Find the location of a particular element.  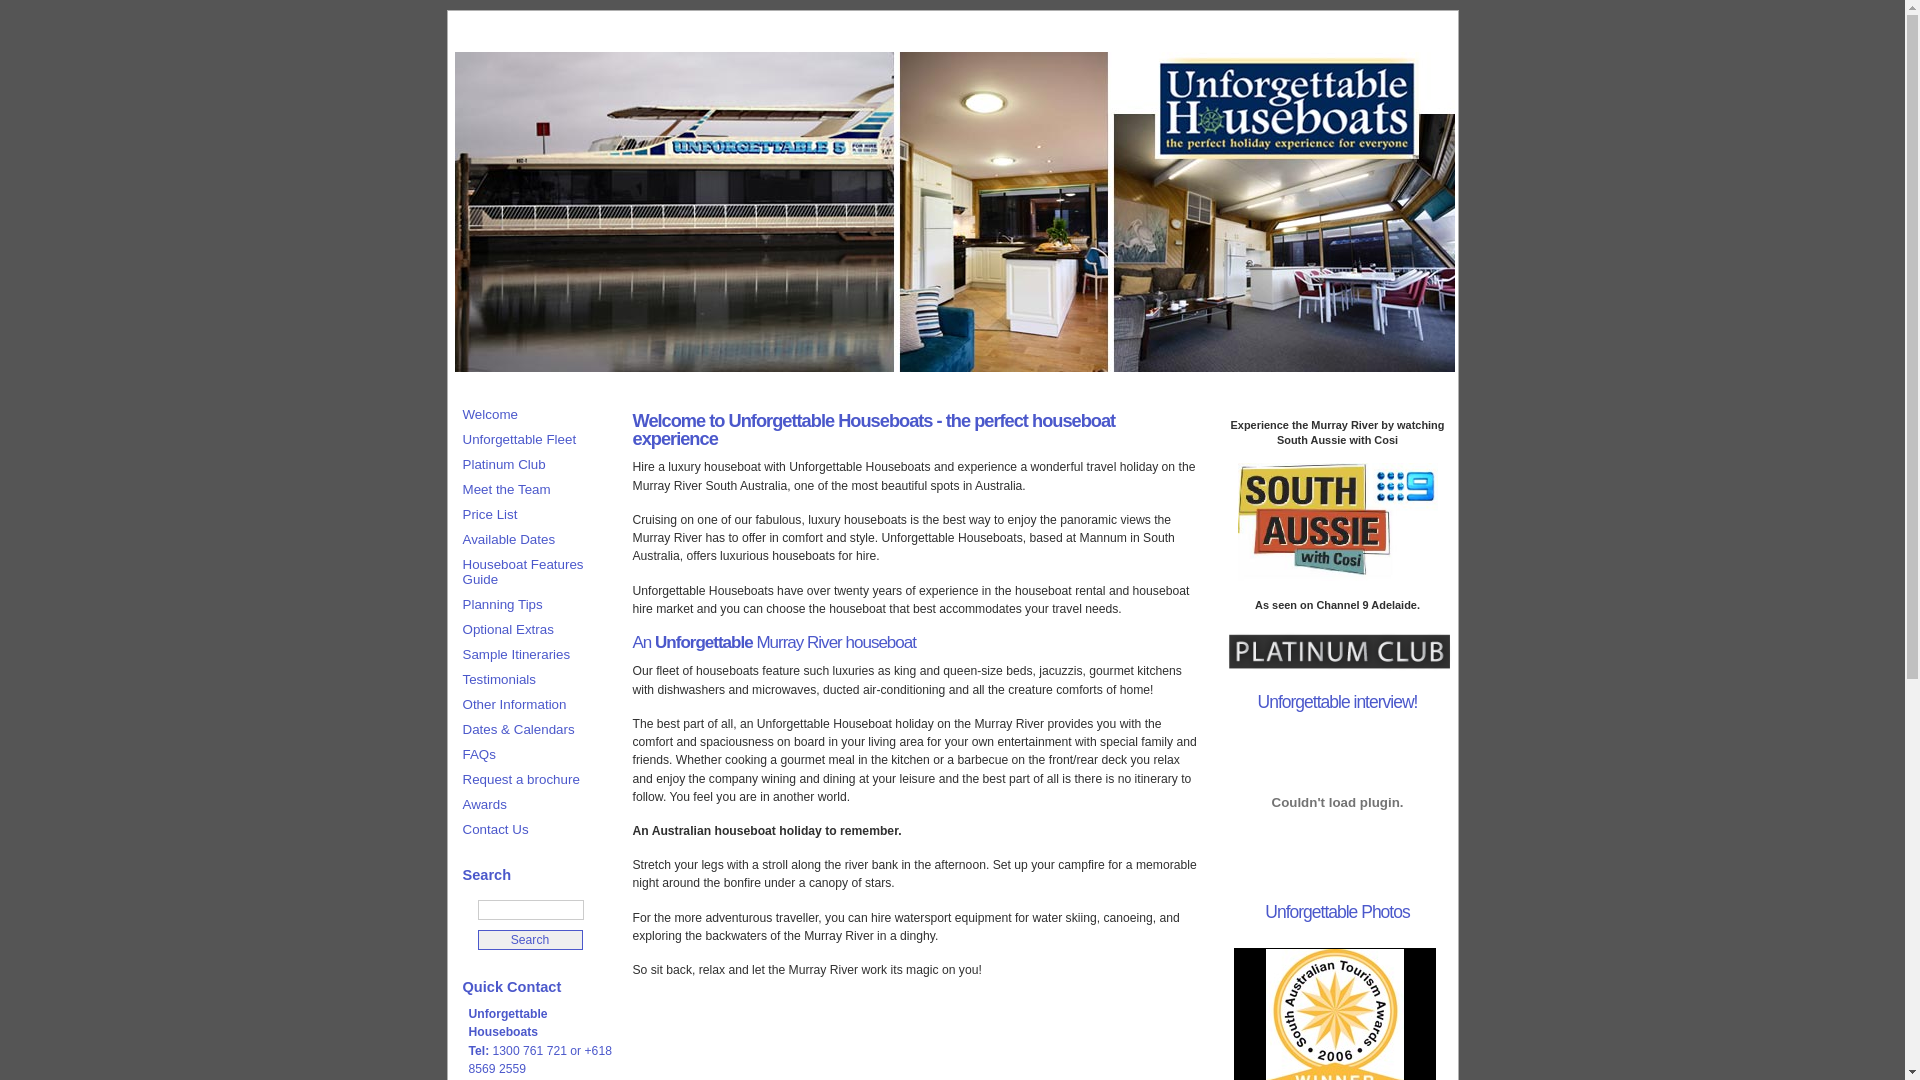

'South Aussie with Cosi' is located at coordinates (1338, 520).